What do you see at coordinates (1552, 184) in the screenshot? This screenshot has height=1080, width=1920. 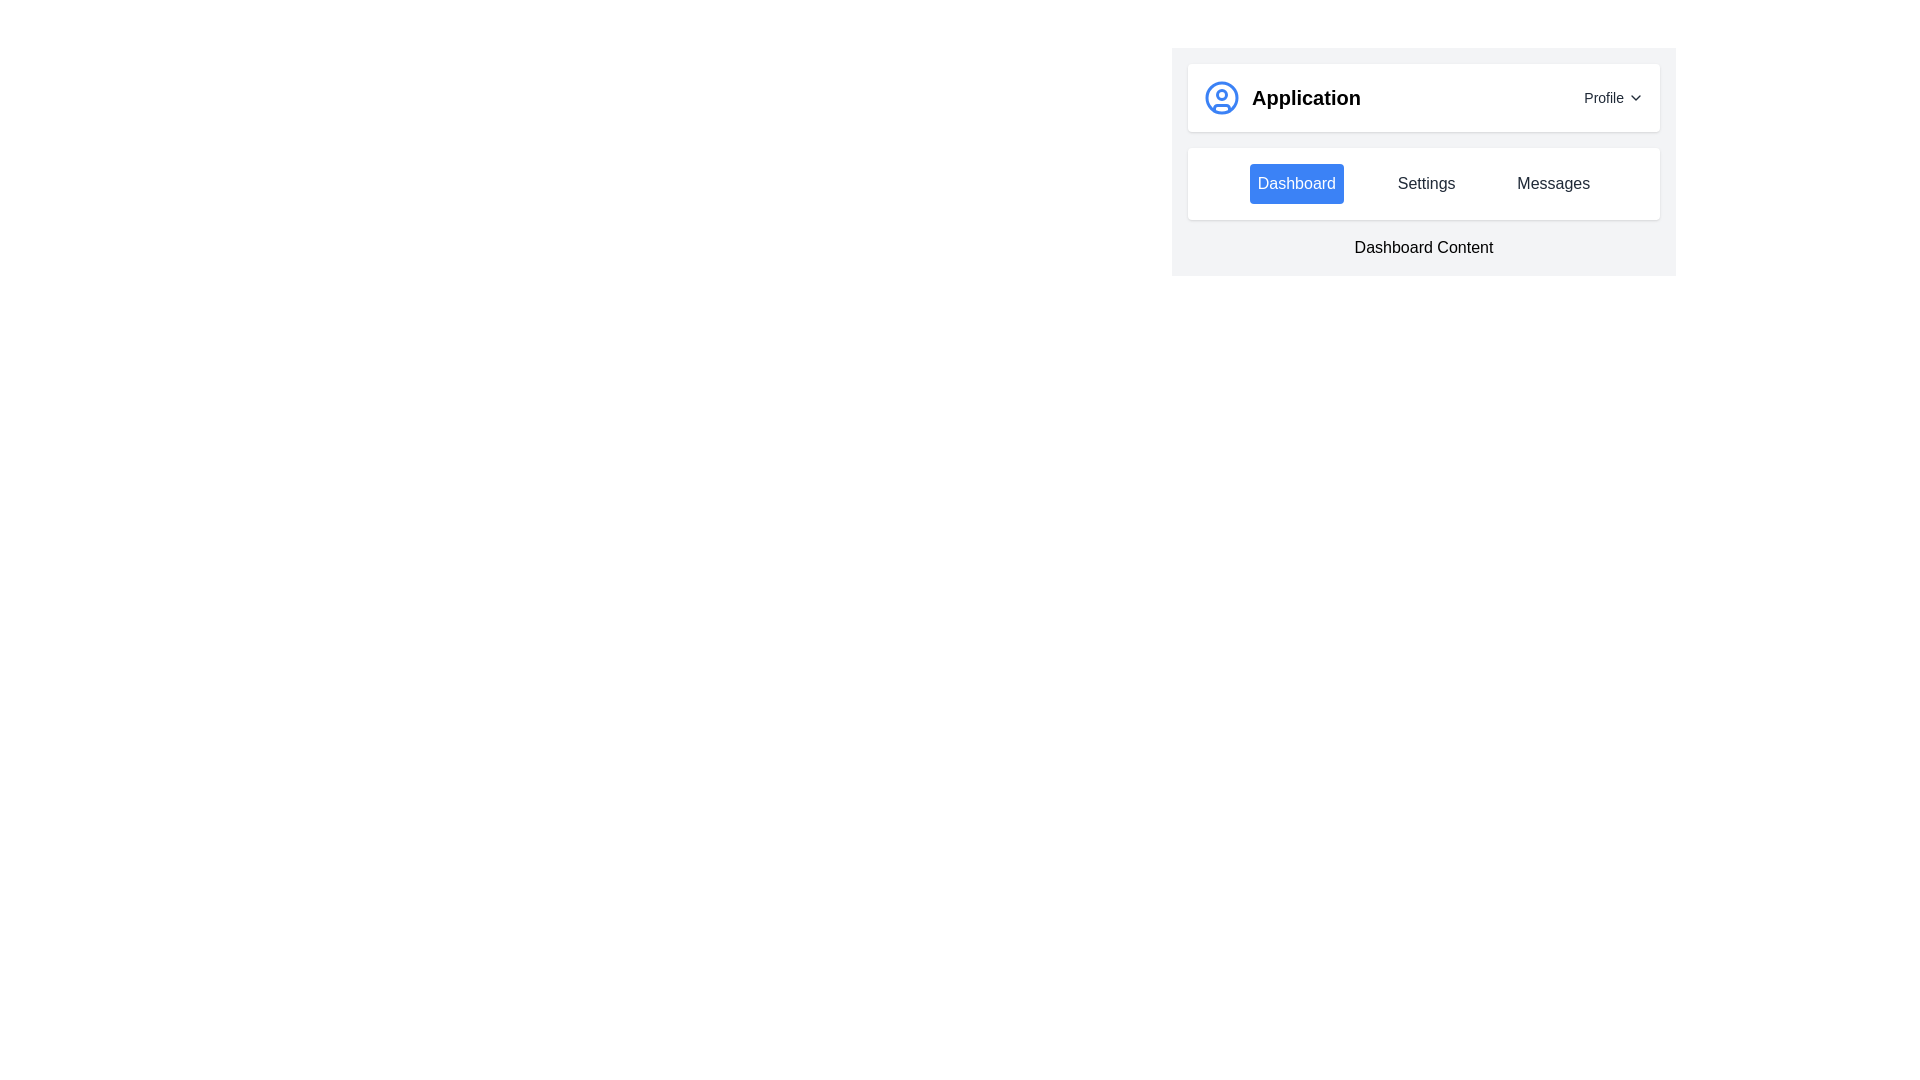 I see `the 'Messages' button, which is a rounded rectangular gray button with dark gray text, located in the third position in a row of three buttons` at bounding box center [1552, 184].